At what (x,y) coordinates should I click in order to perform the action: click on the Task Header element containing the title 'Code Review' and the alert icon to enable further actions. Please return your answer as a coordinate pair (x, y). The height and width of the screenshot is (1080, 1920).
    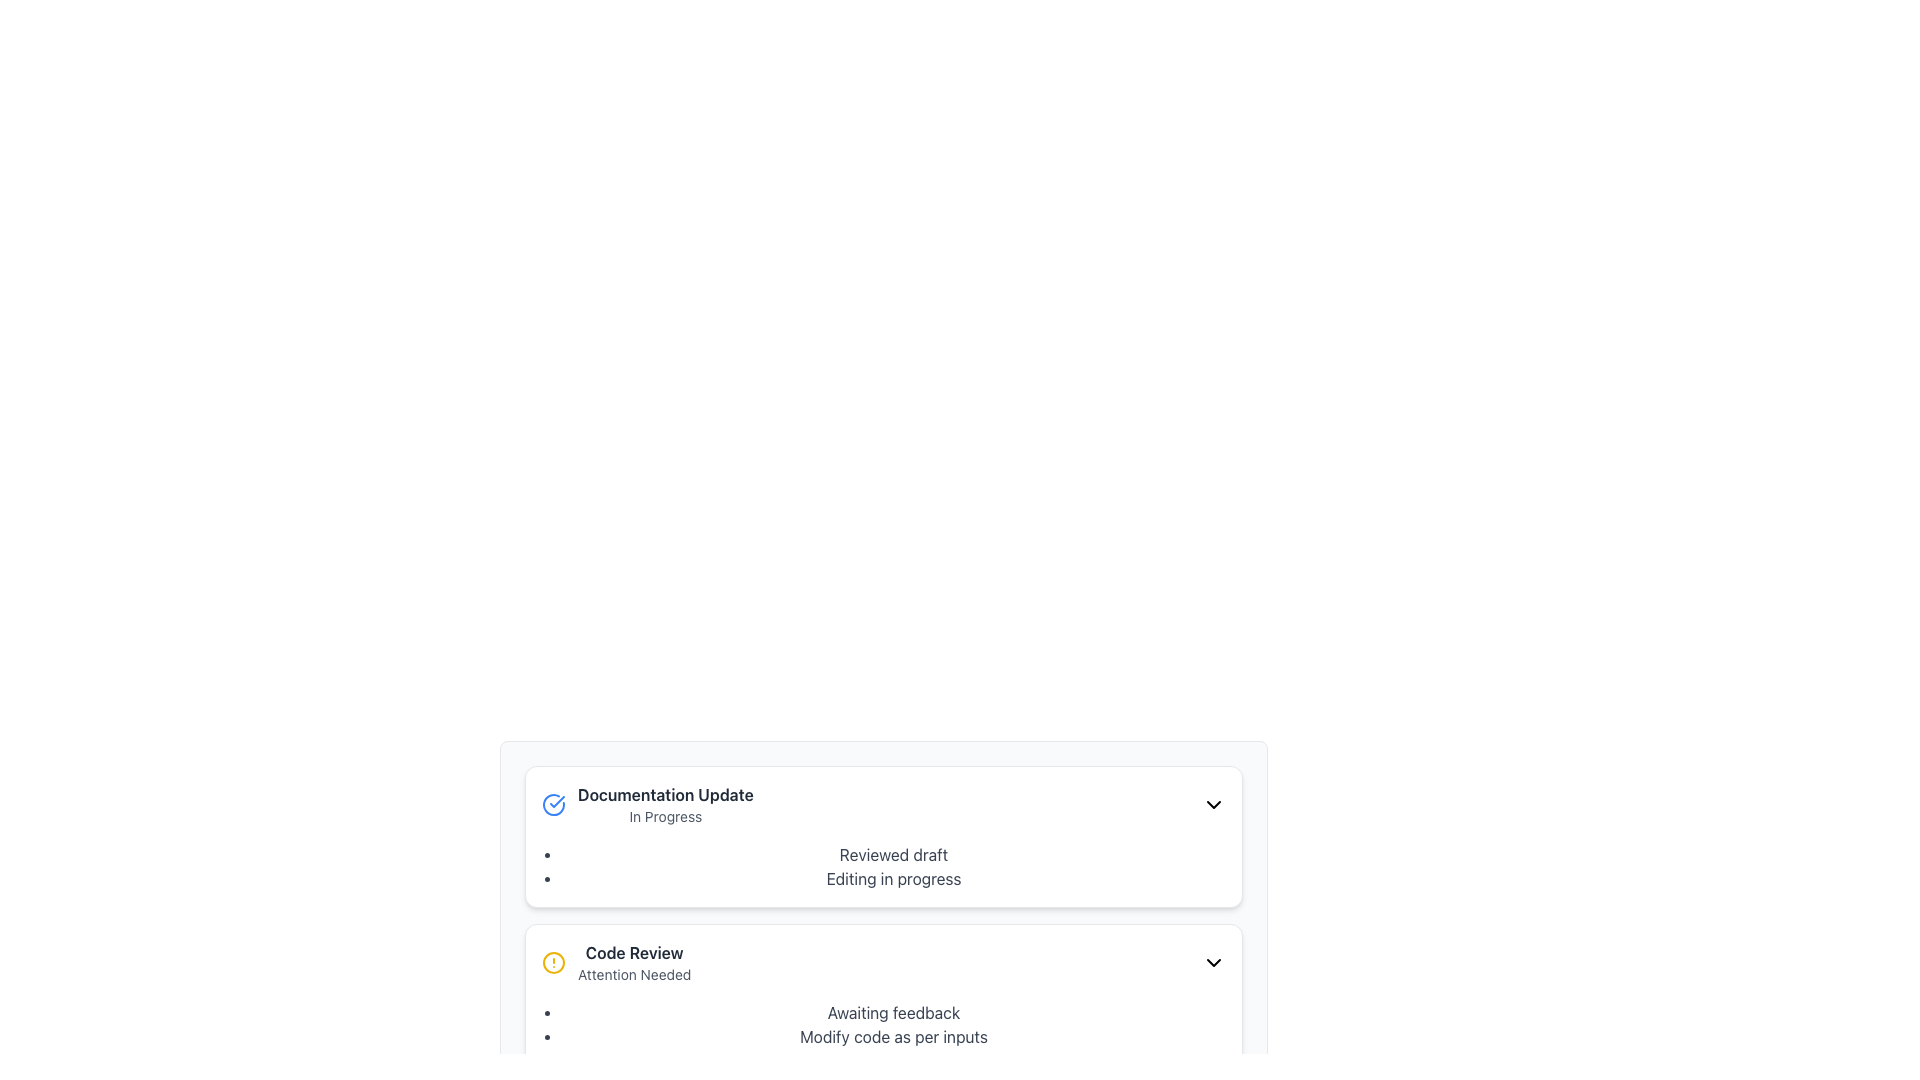
    Looking at the image, I should click on (882, 962).